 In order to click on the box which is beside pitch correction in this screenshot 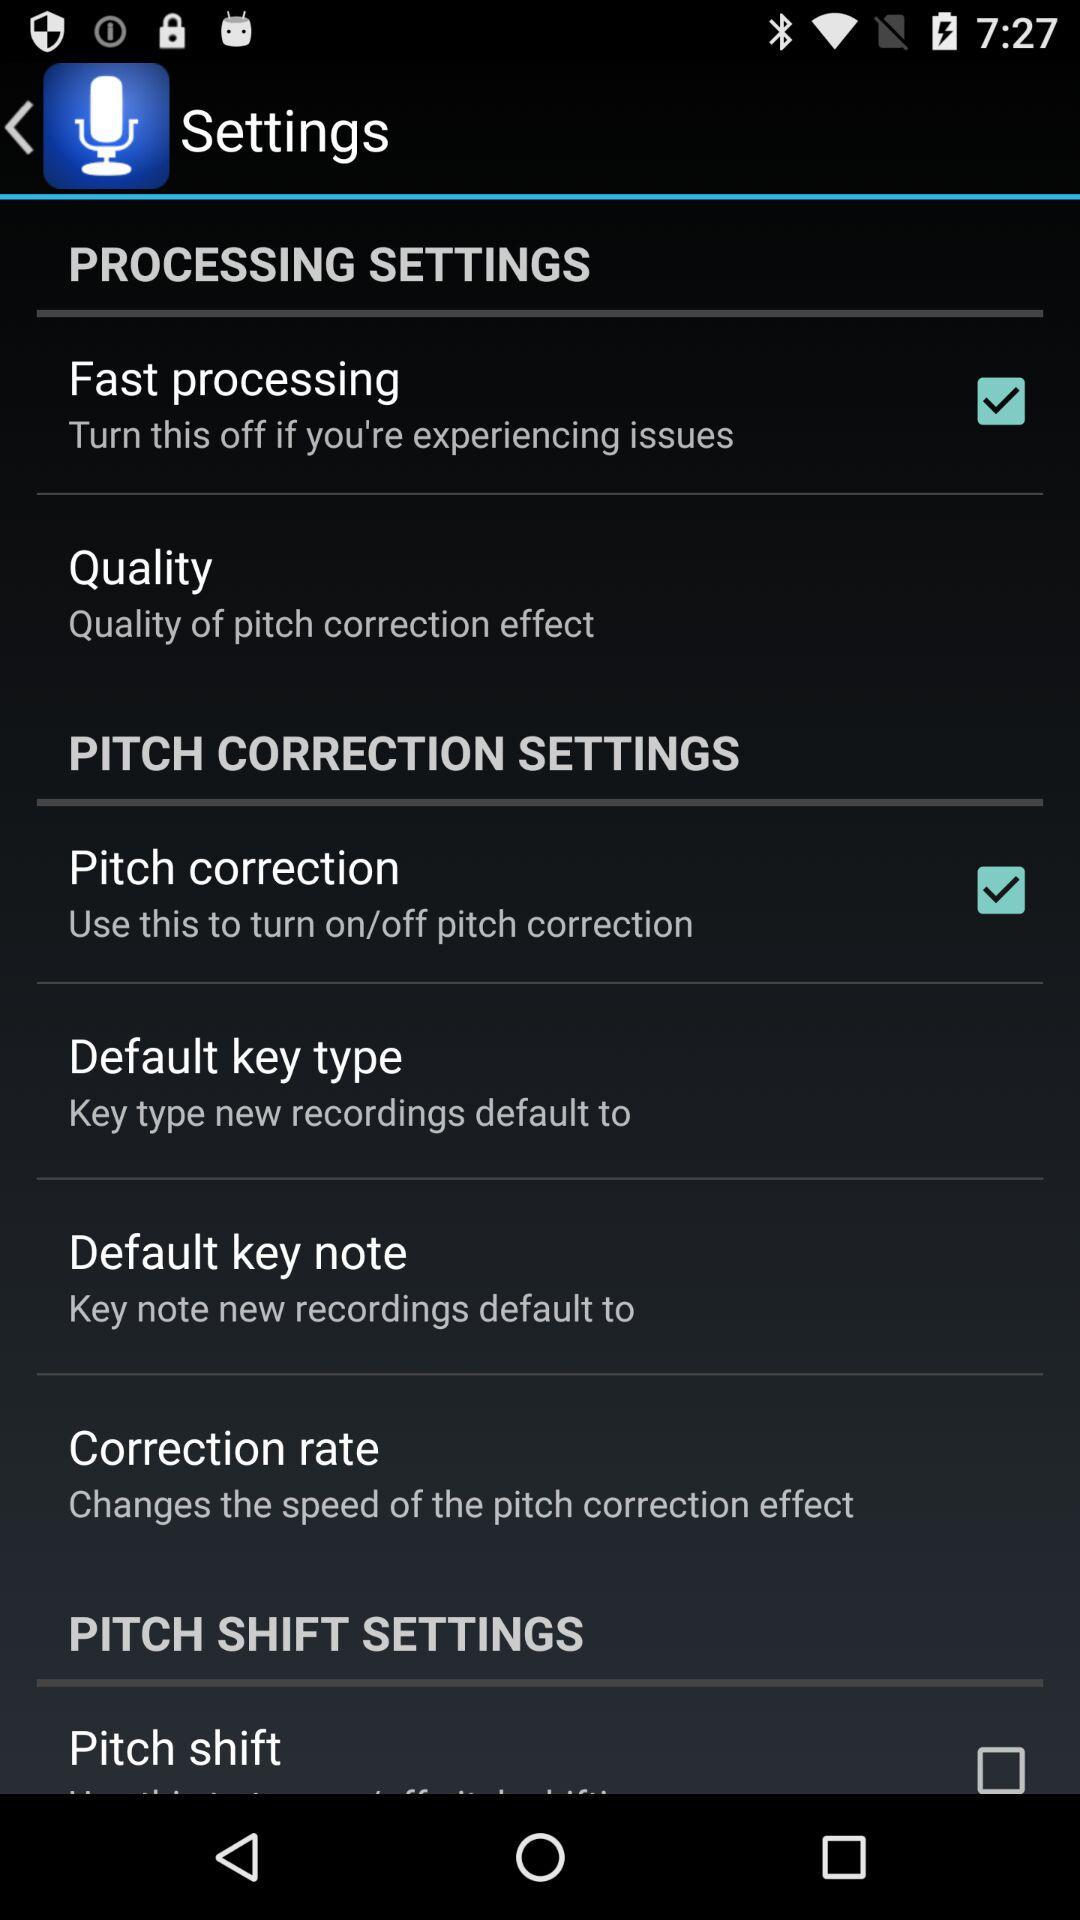, I will do `click(1001, 888)`.